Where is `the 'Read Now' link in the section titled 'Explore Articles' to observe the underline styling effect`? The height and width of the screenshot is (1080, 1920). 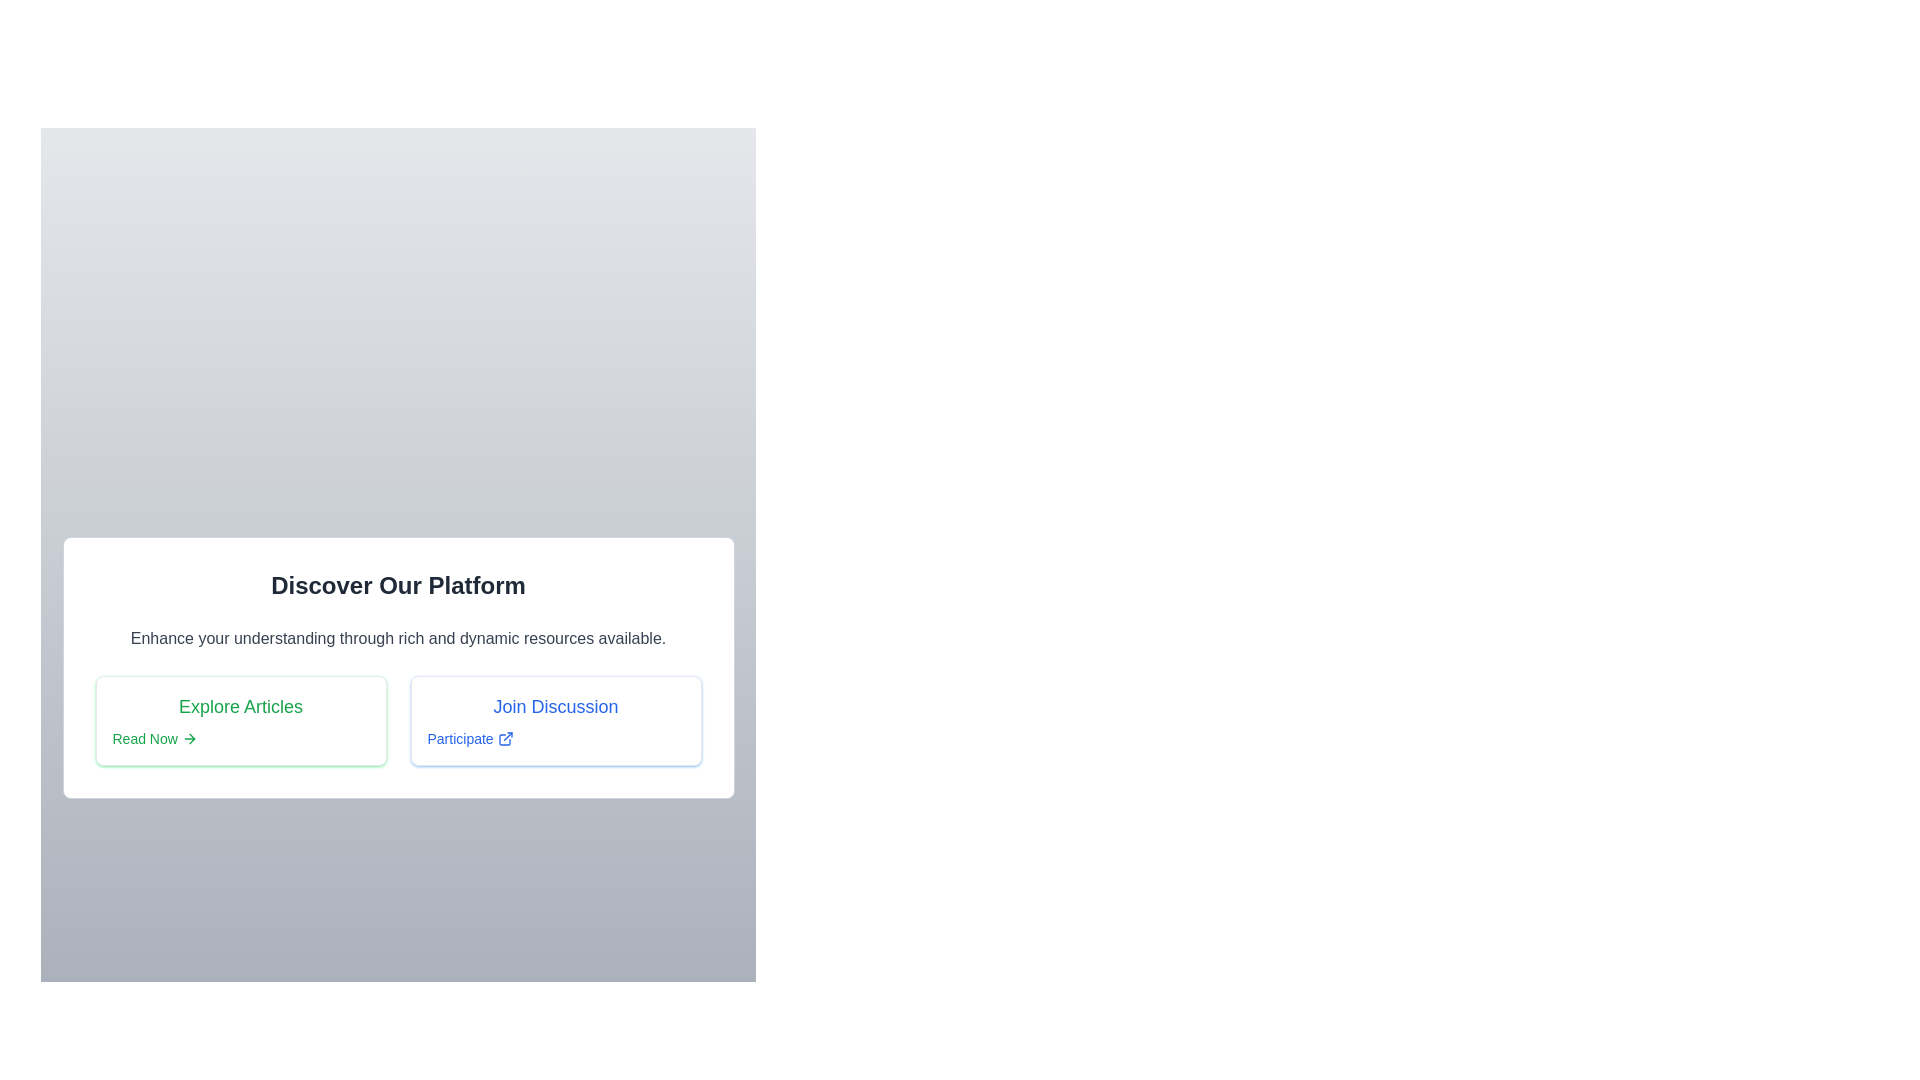 the 'Read Now' link in the section titled 'Explore Articles' to observe the underline styling effect is located at coordinates (240, 721).